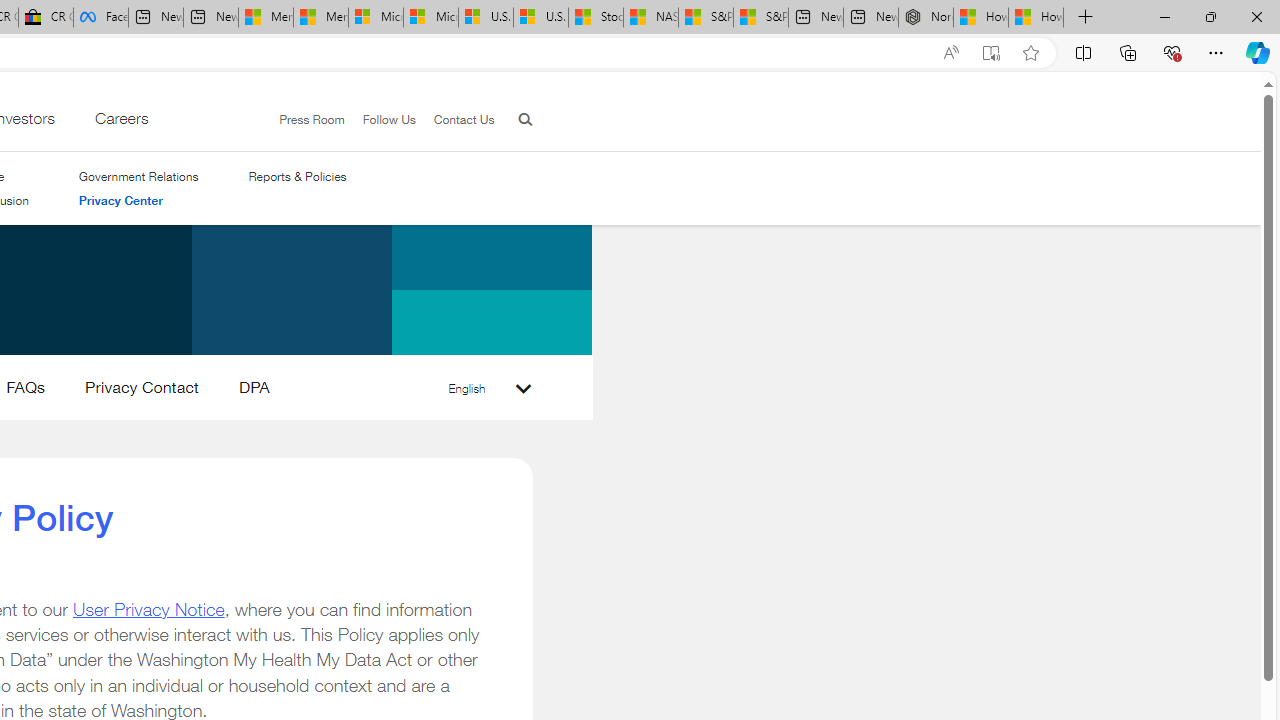  I want to click on 'Careers', so click(119, 123).